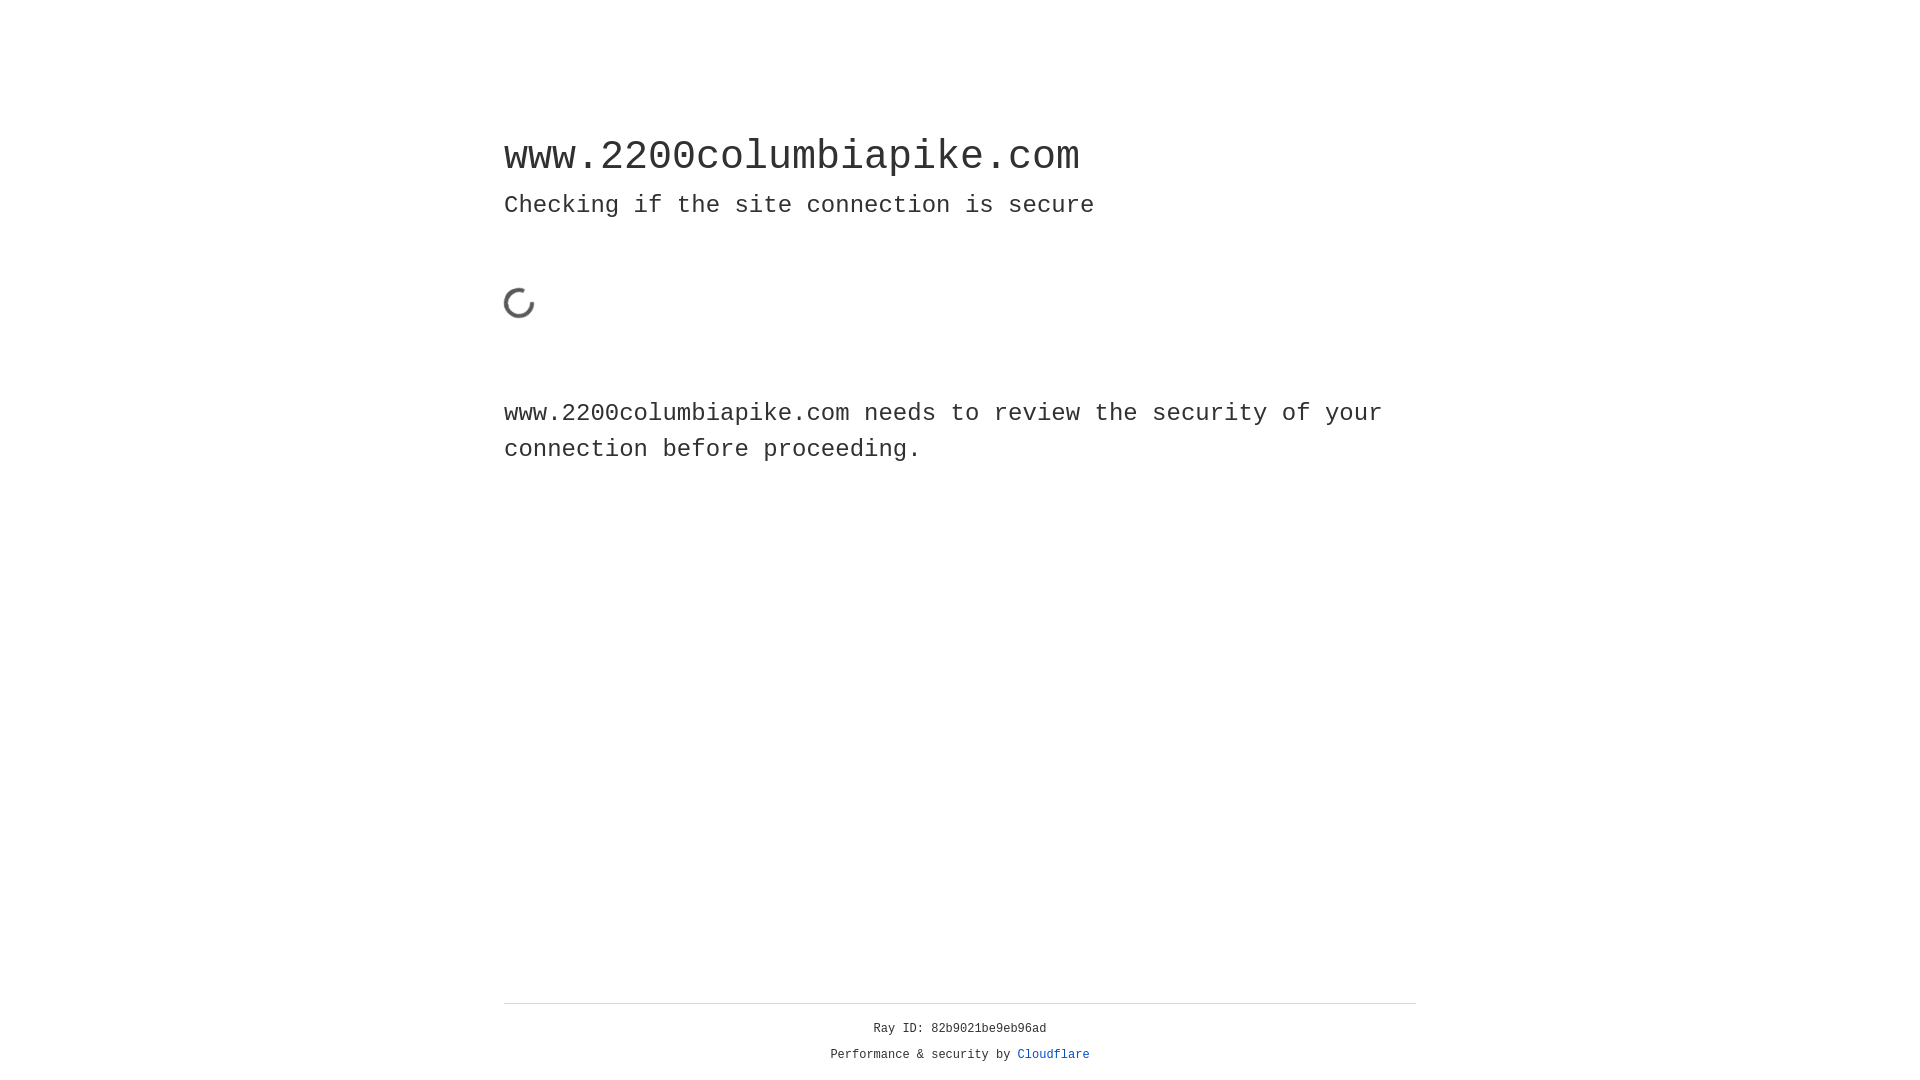 The image size is (1920, 1080). Describe the element at coordinates (1017, 1054) in the screenshot. I see `'Cloudflare'` at that location.